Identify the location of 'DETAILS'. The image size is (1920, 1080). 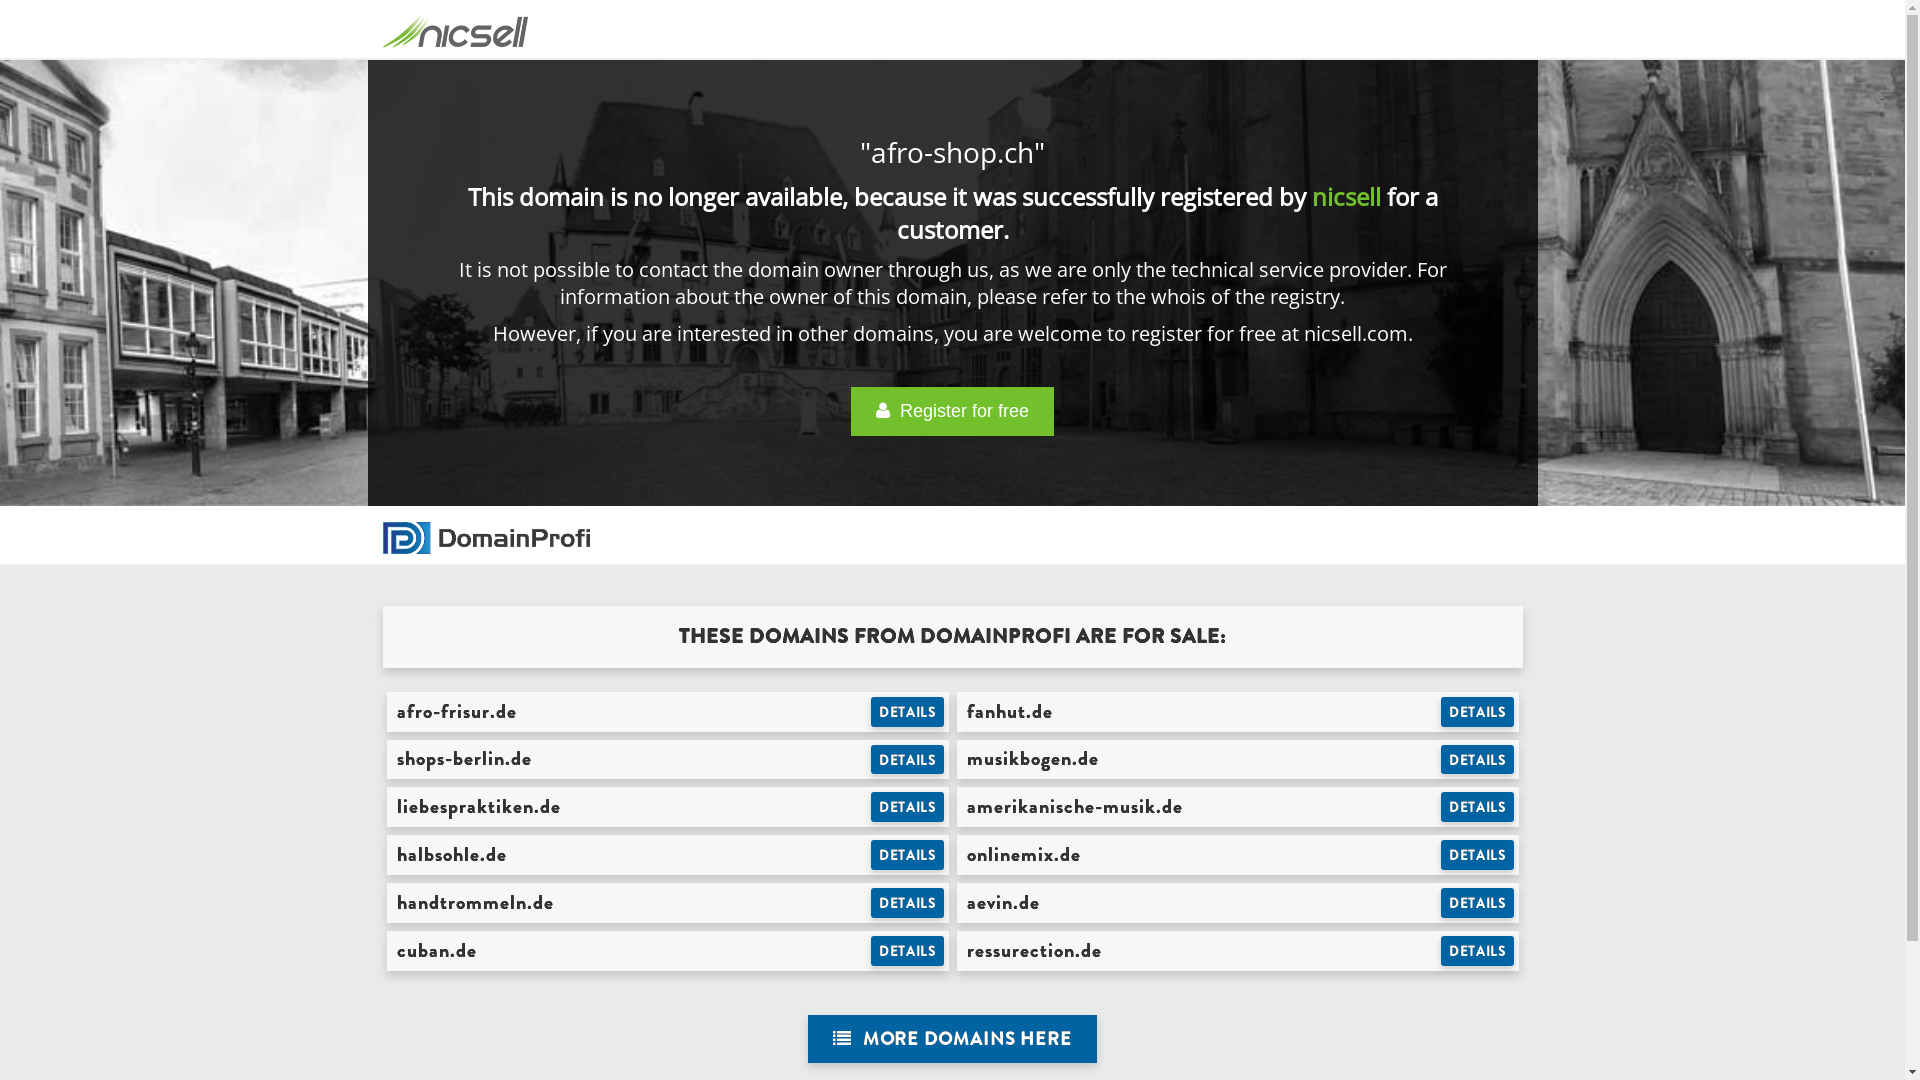
(1440, 855).